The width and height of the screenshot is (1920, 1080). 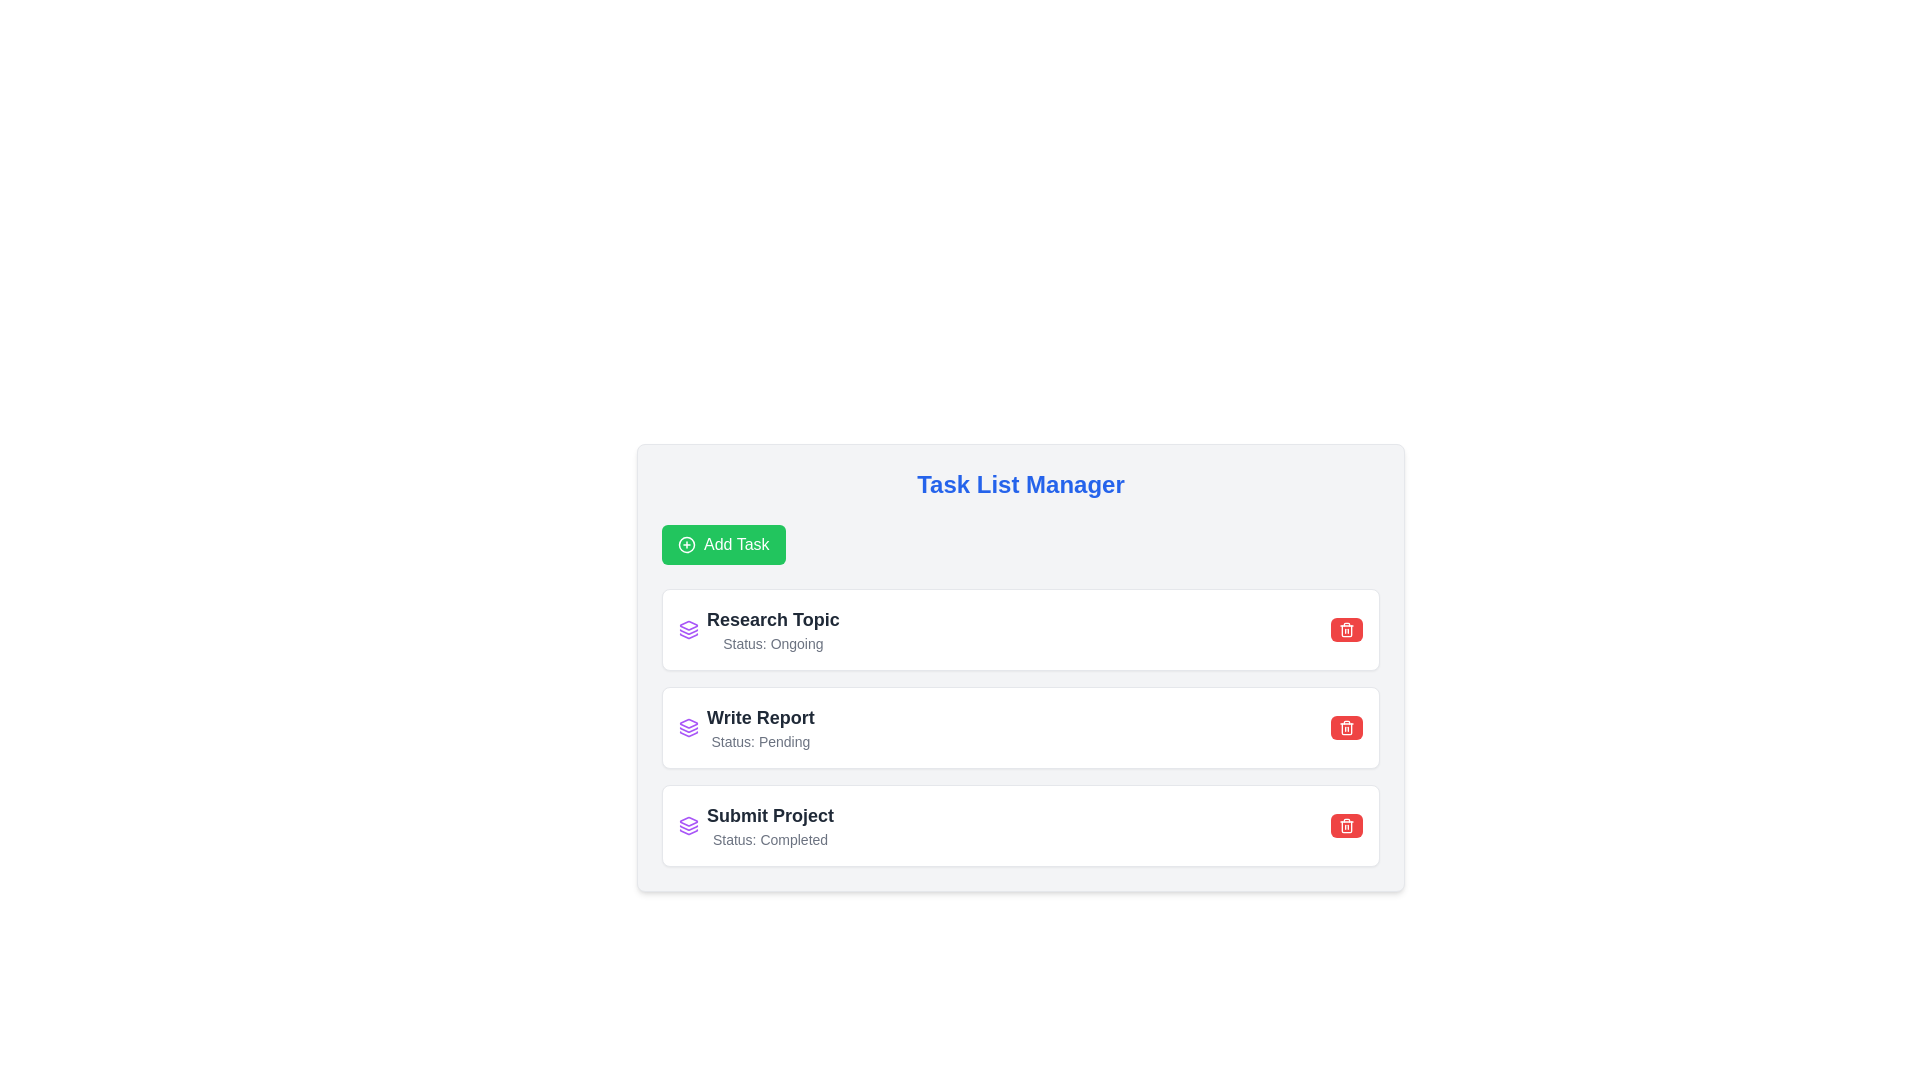 I want to click on the 'Write Report' task icon located at the far left of the task entry, adjacent to the 'Write Report' title and 'Pending' status, so click(x=689, y=728).